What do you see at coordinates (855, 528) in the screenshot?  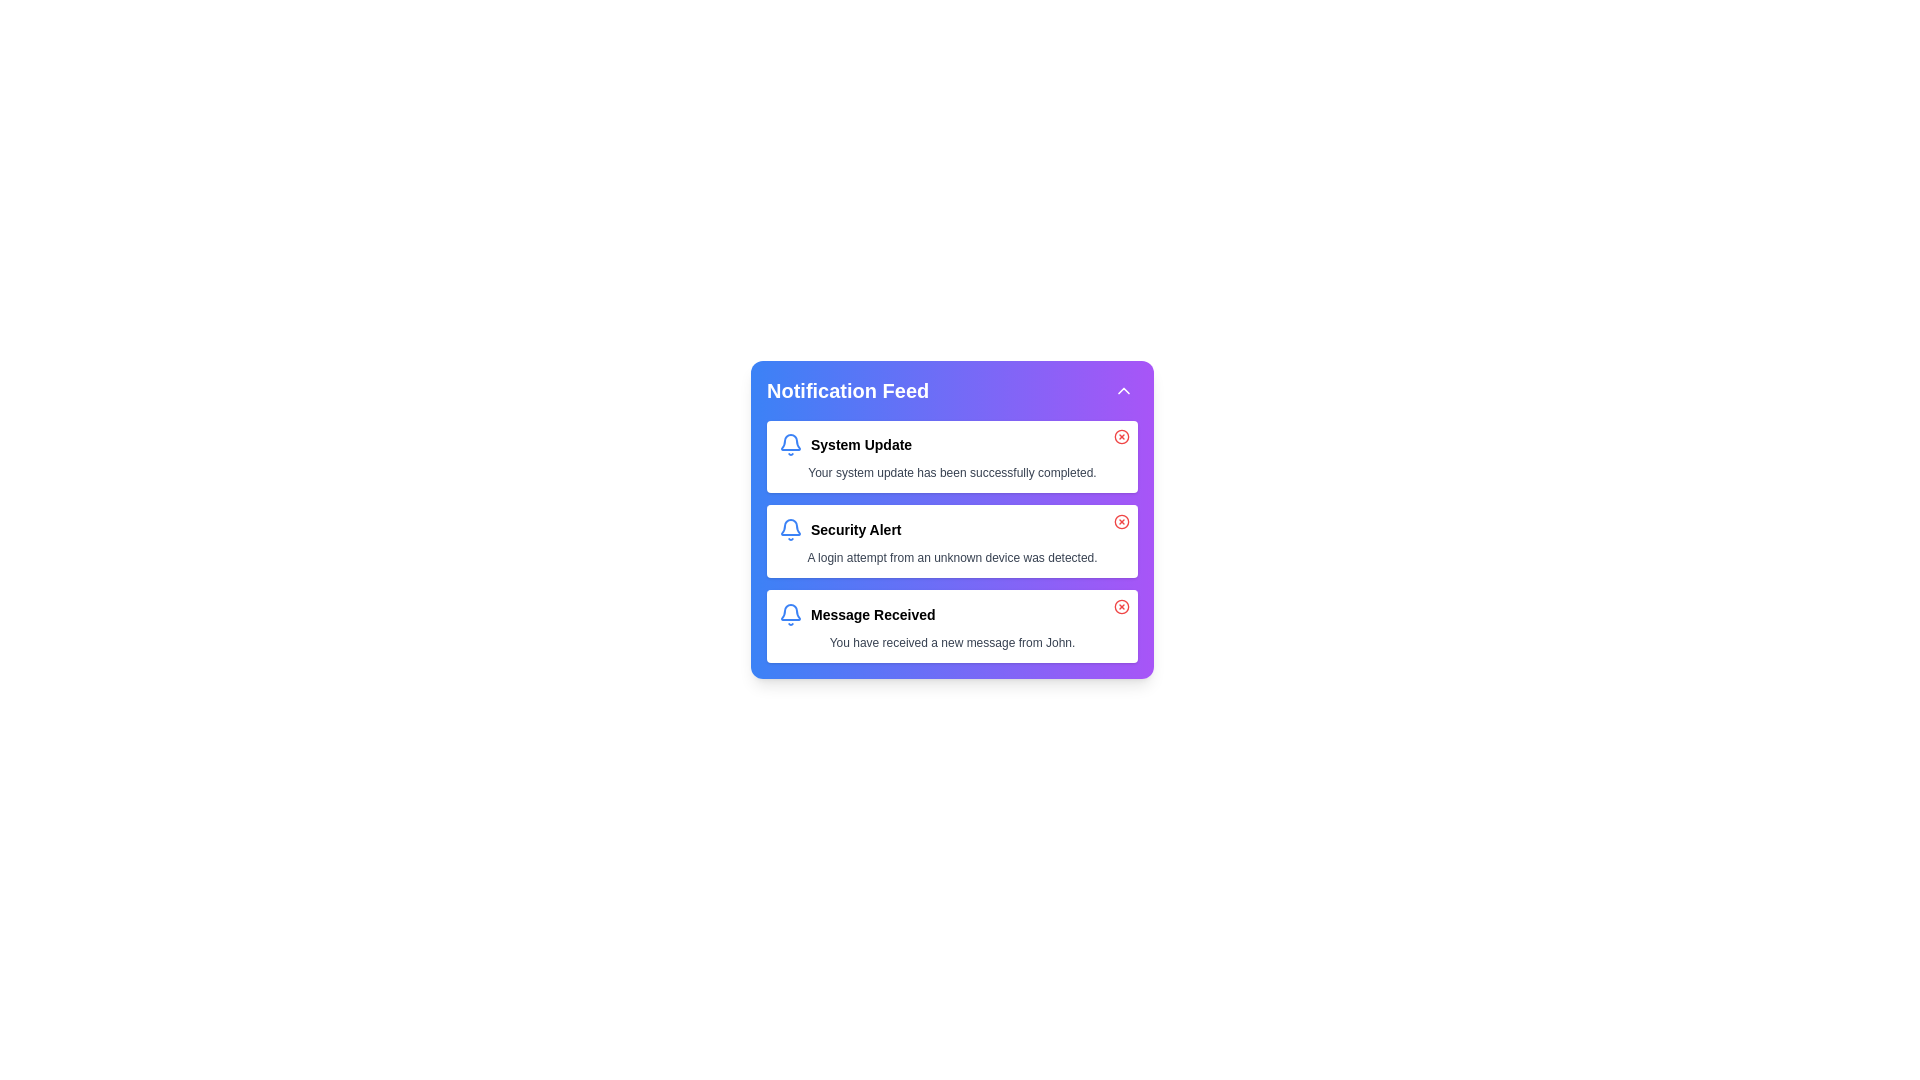 I see `the second notification title in the 'Notification Feed' section that alerts the user about a security-related issue` at bounding box center [855, 528].